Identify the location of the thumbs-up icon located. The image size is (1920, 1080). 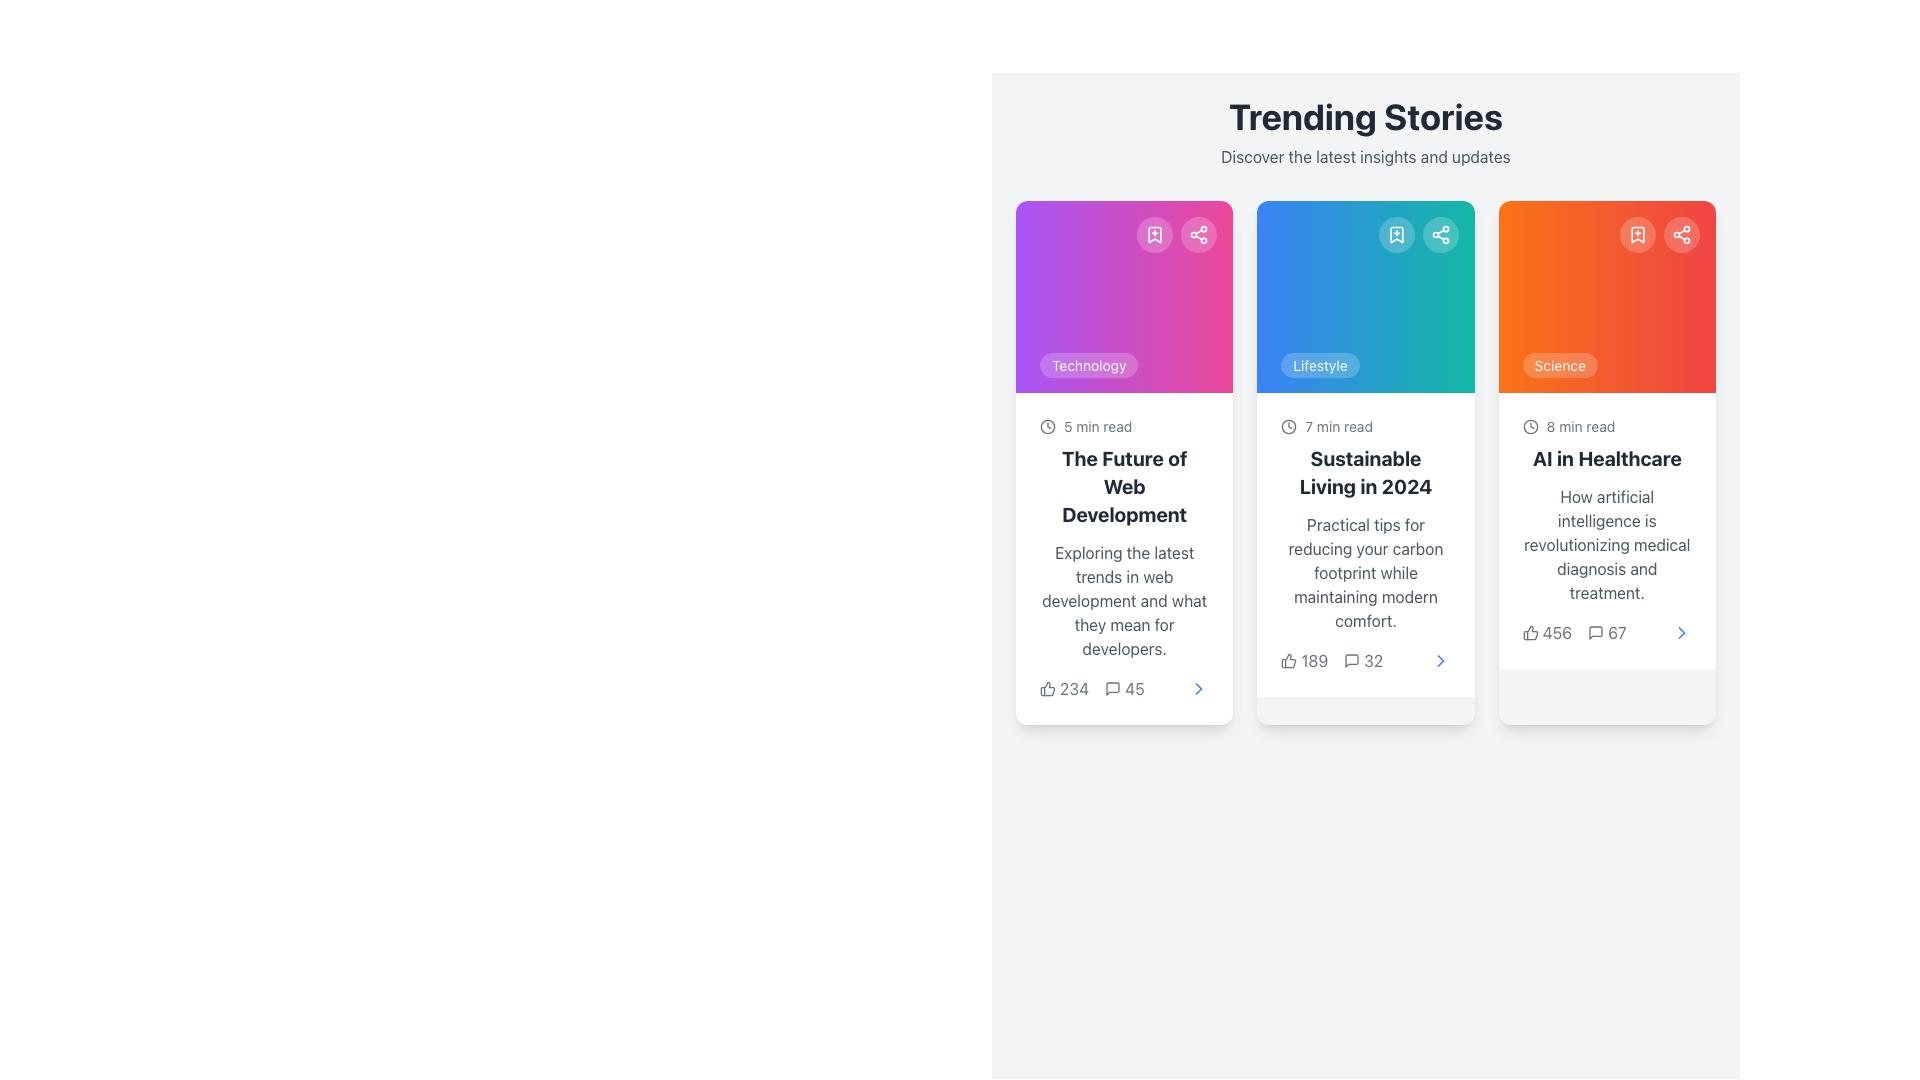
(1529, 632).